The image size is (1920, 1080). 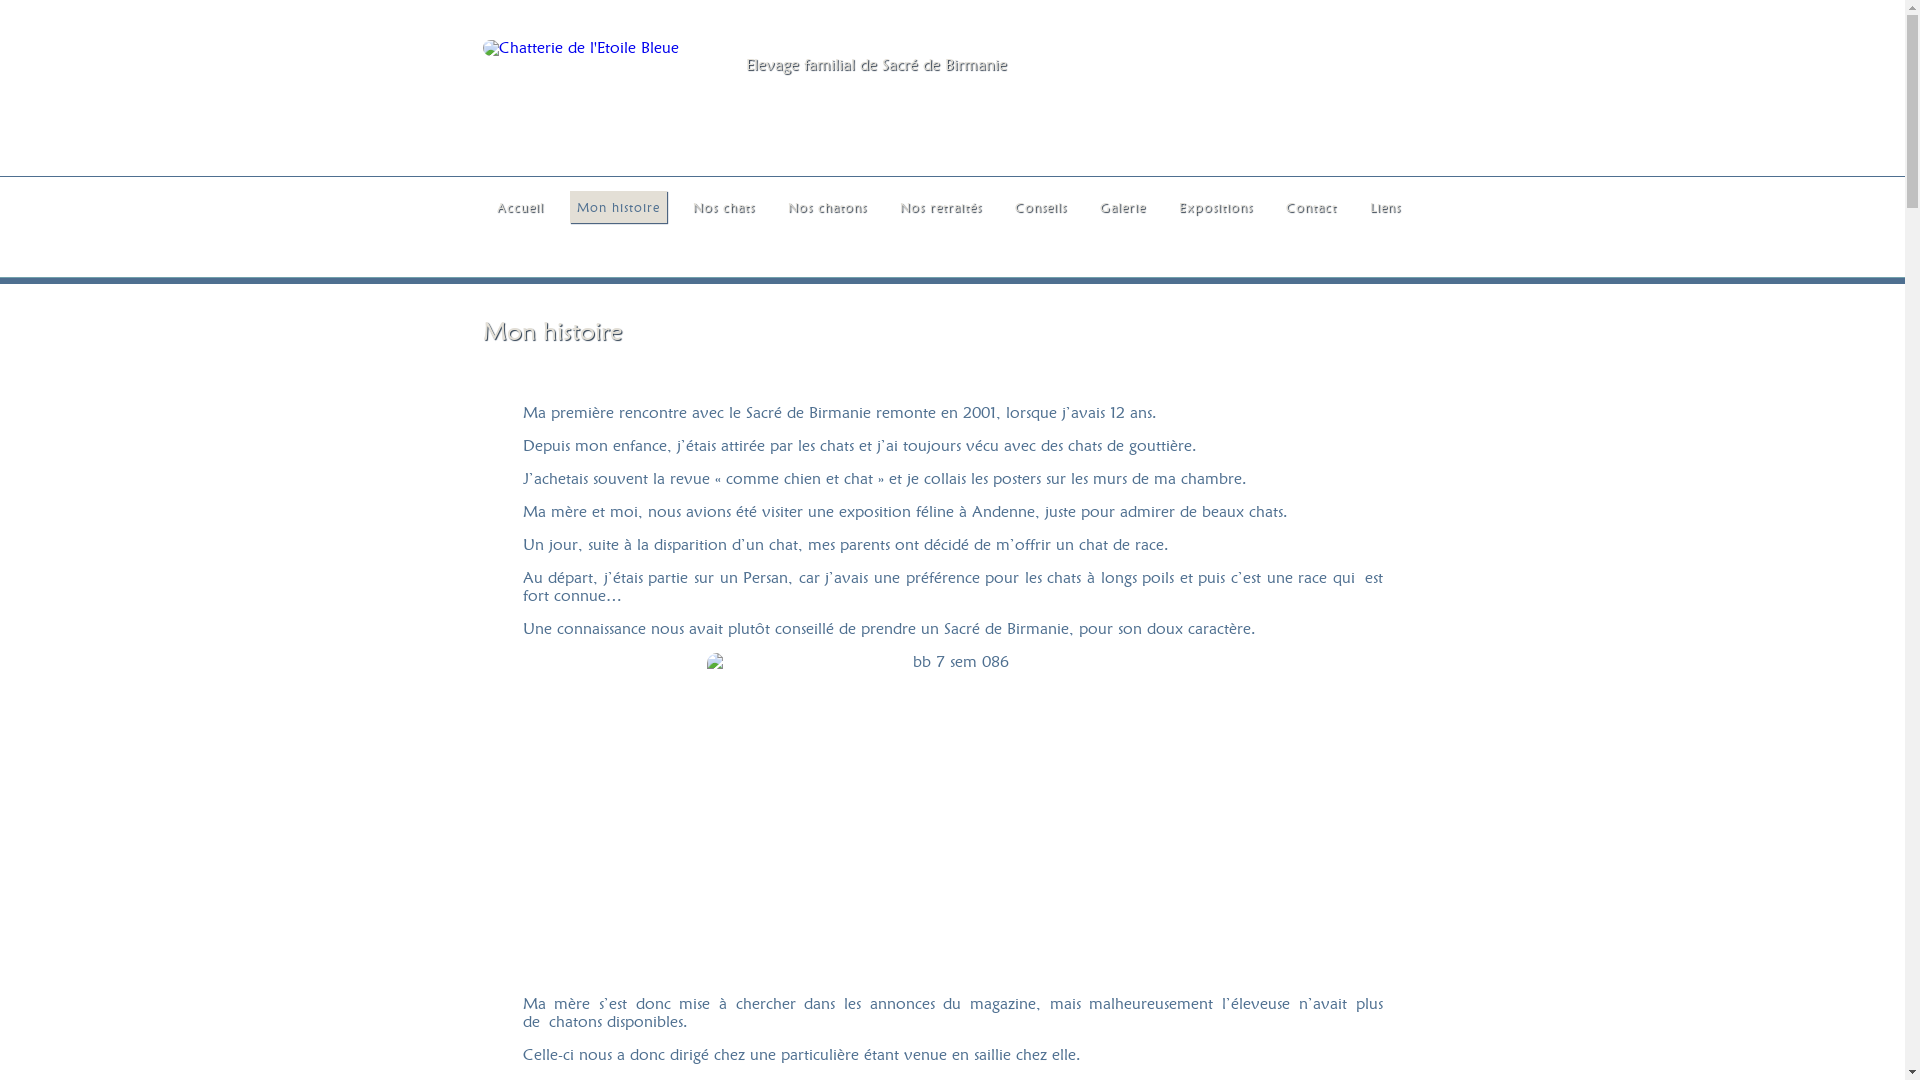 What do you see at coordinates (1122, 207) in the screenshot?
I see `'Galerie'` at bounding box center [1122, 207].